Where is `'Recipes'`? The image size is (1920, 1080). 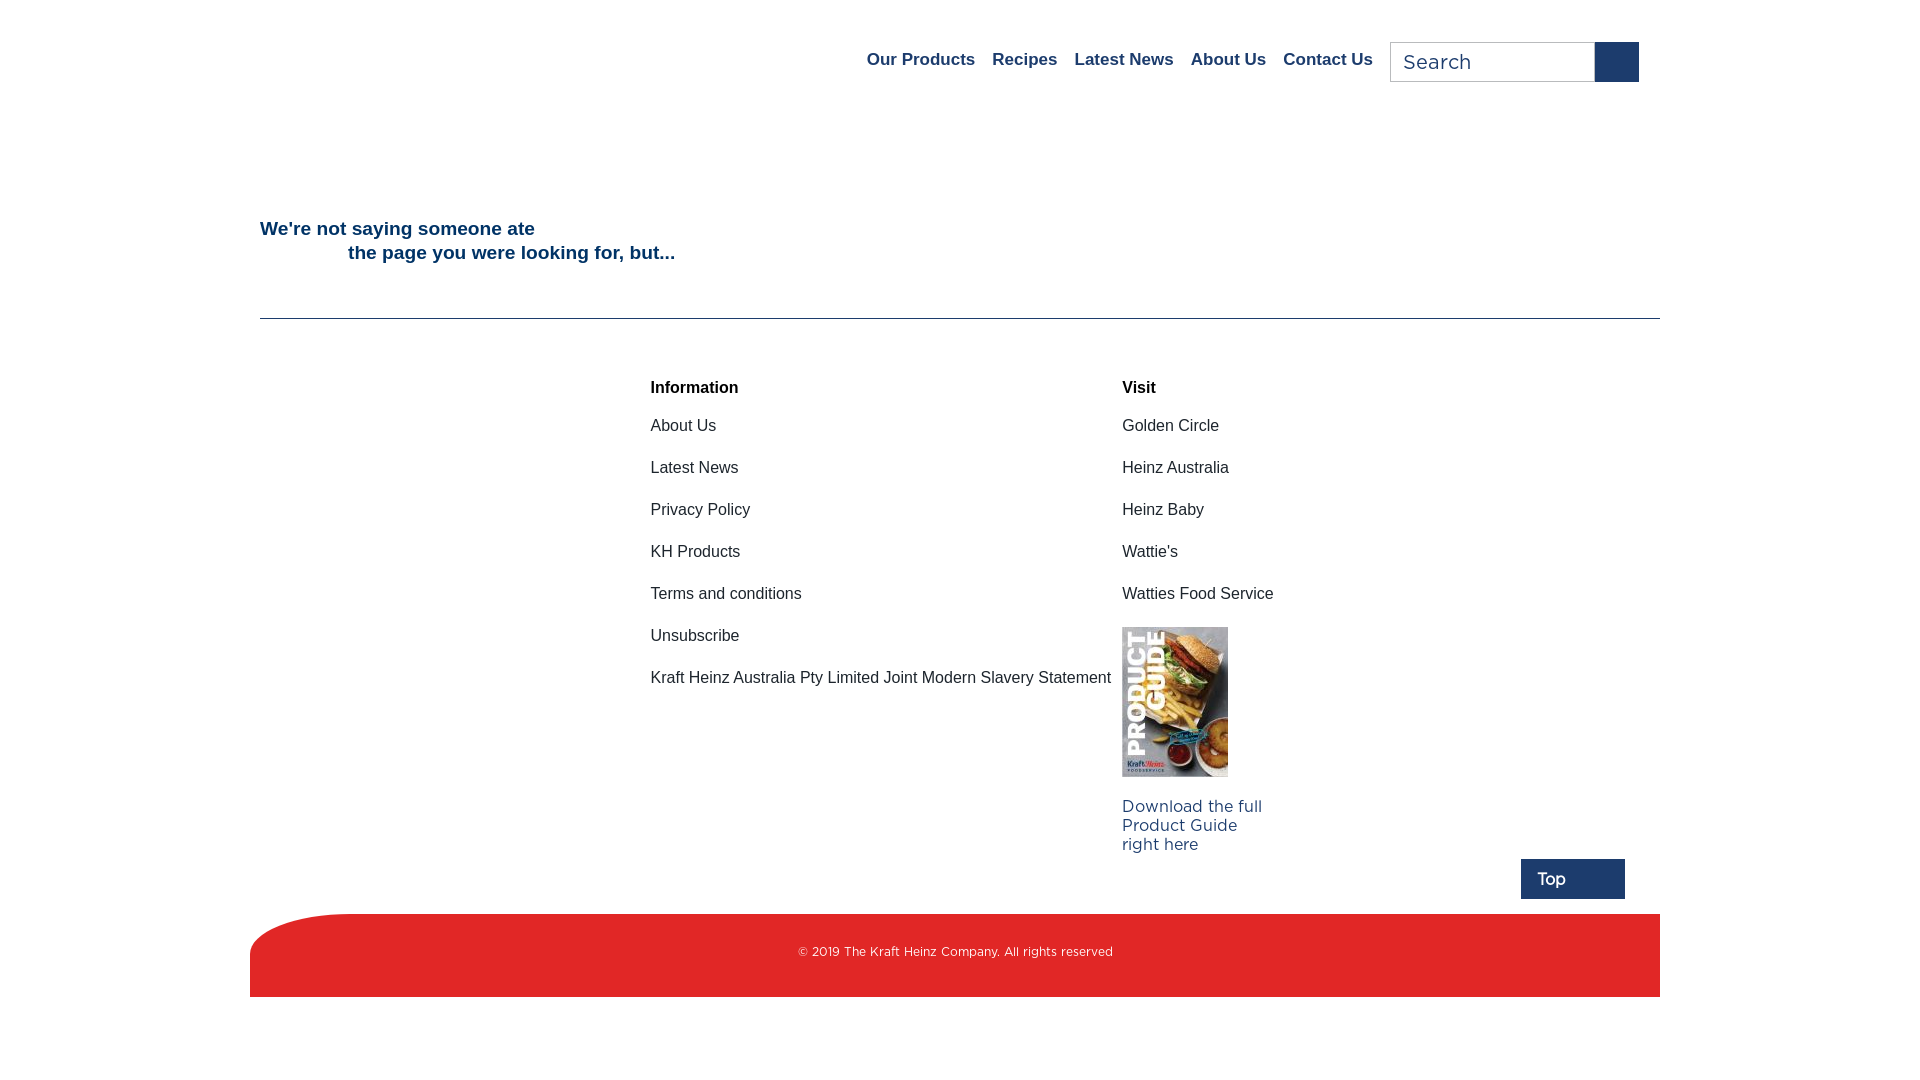
'Recipes' is located at coordinates (1024, 59).